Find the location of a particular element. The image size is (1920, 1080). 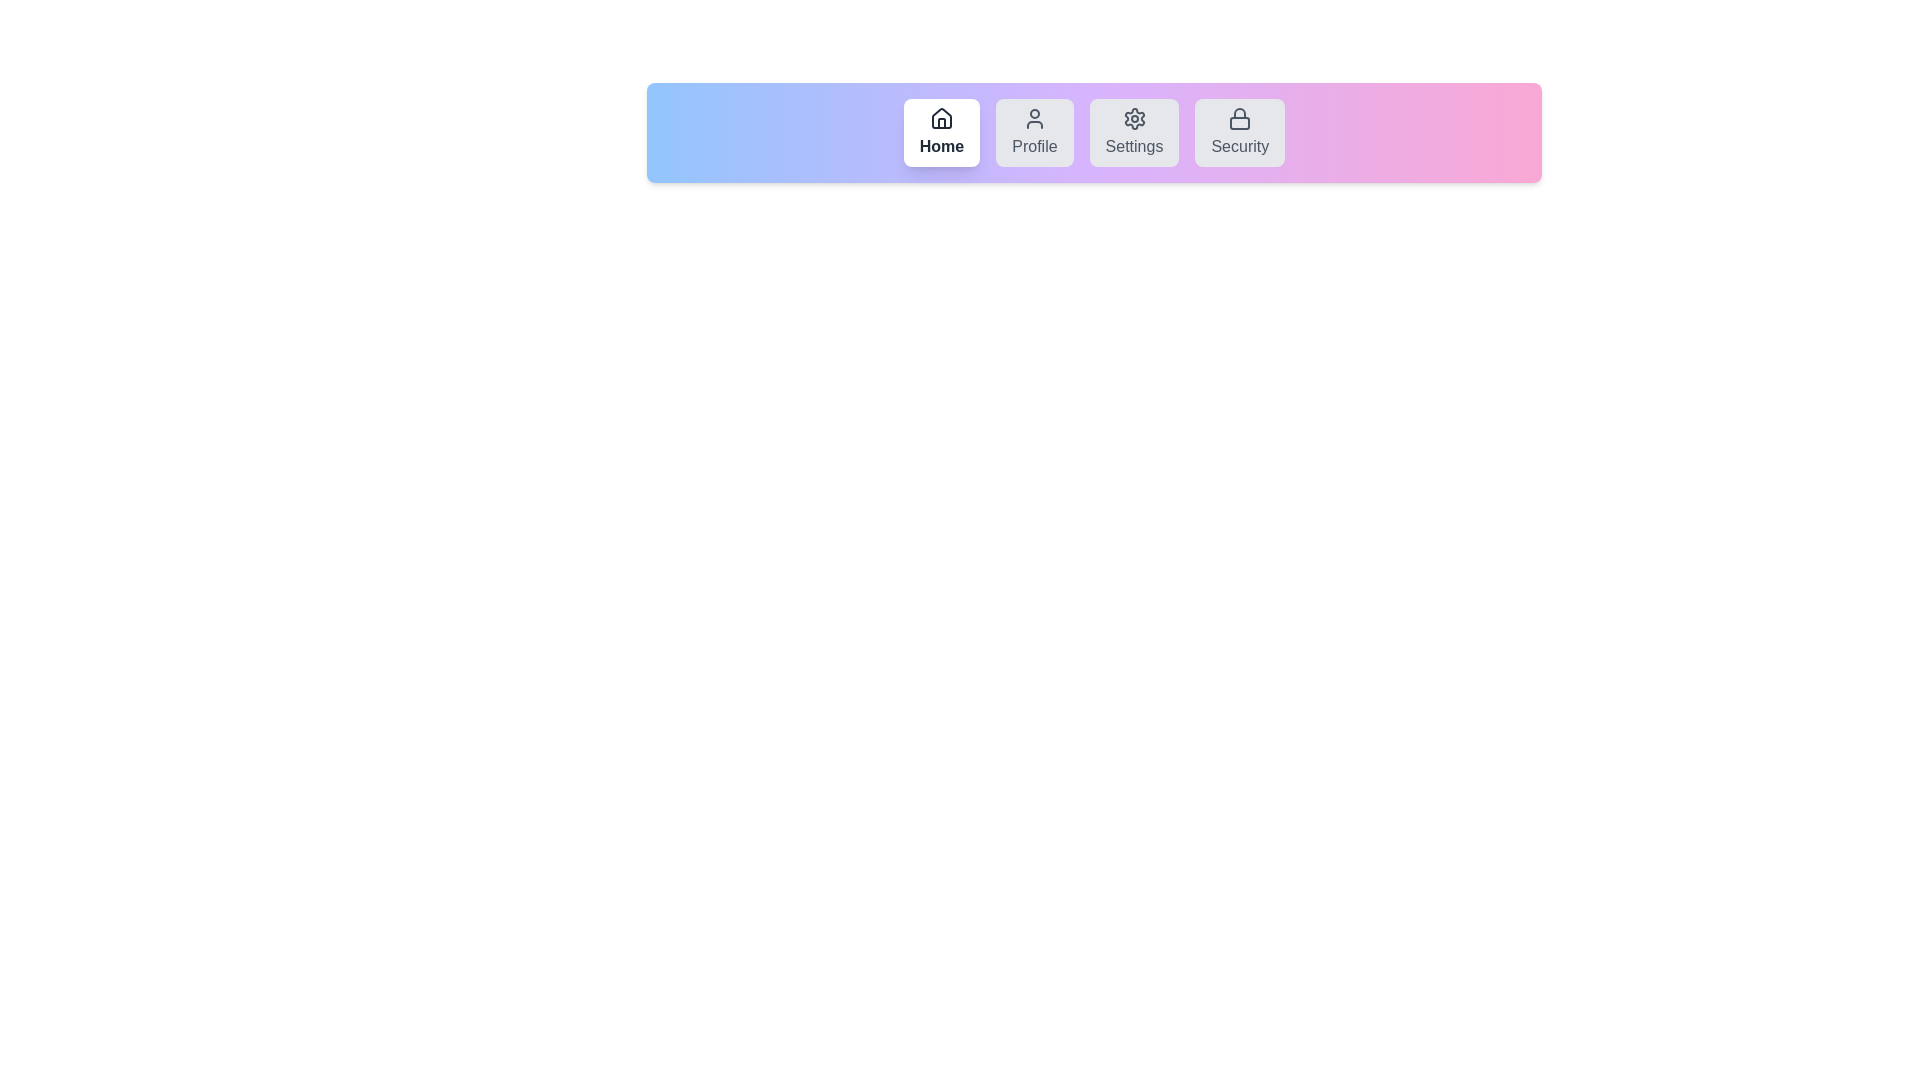

the tab labeled Profile by clicking on it is located at coordinates (1033, 132).